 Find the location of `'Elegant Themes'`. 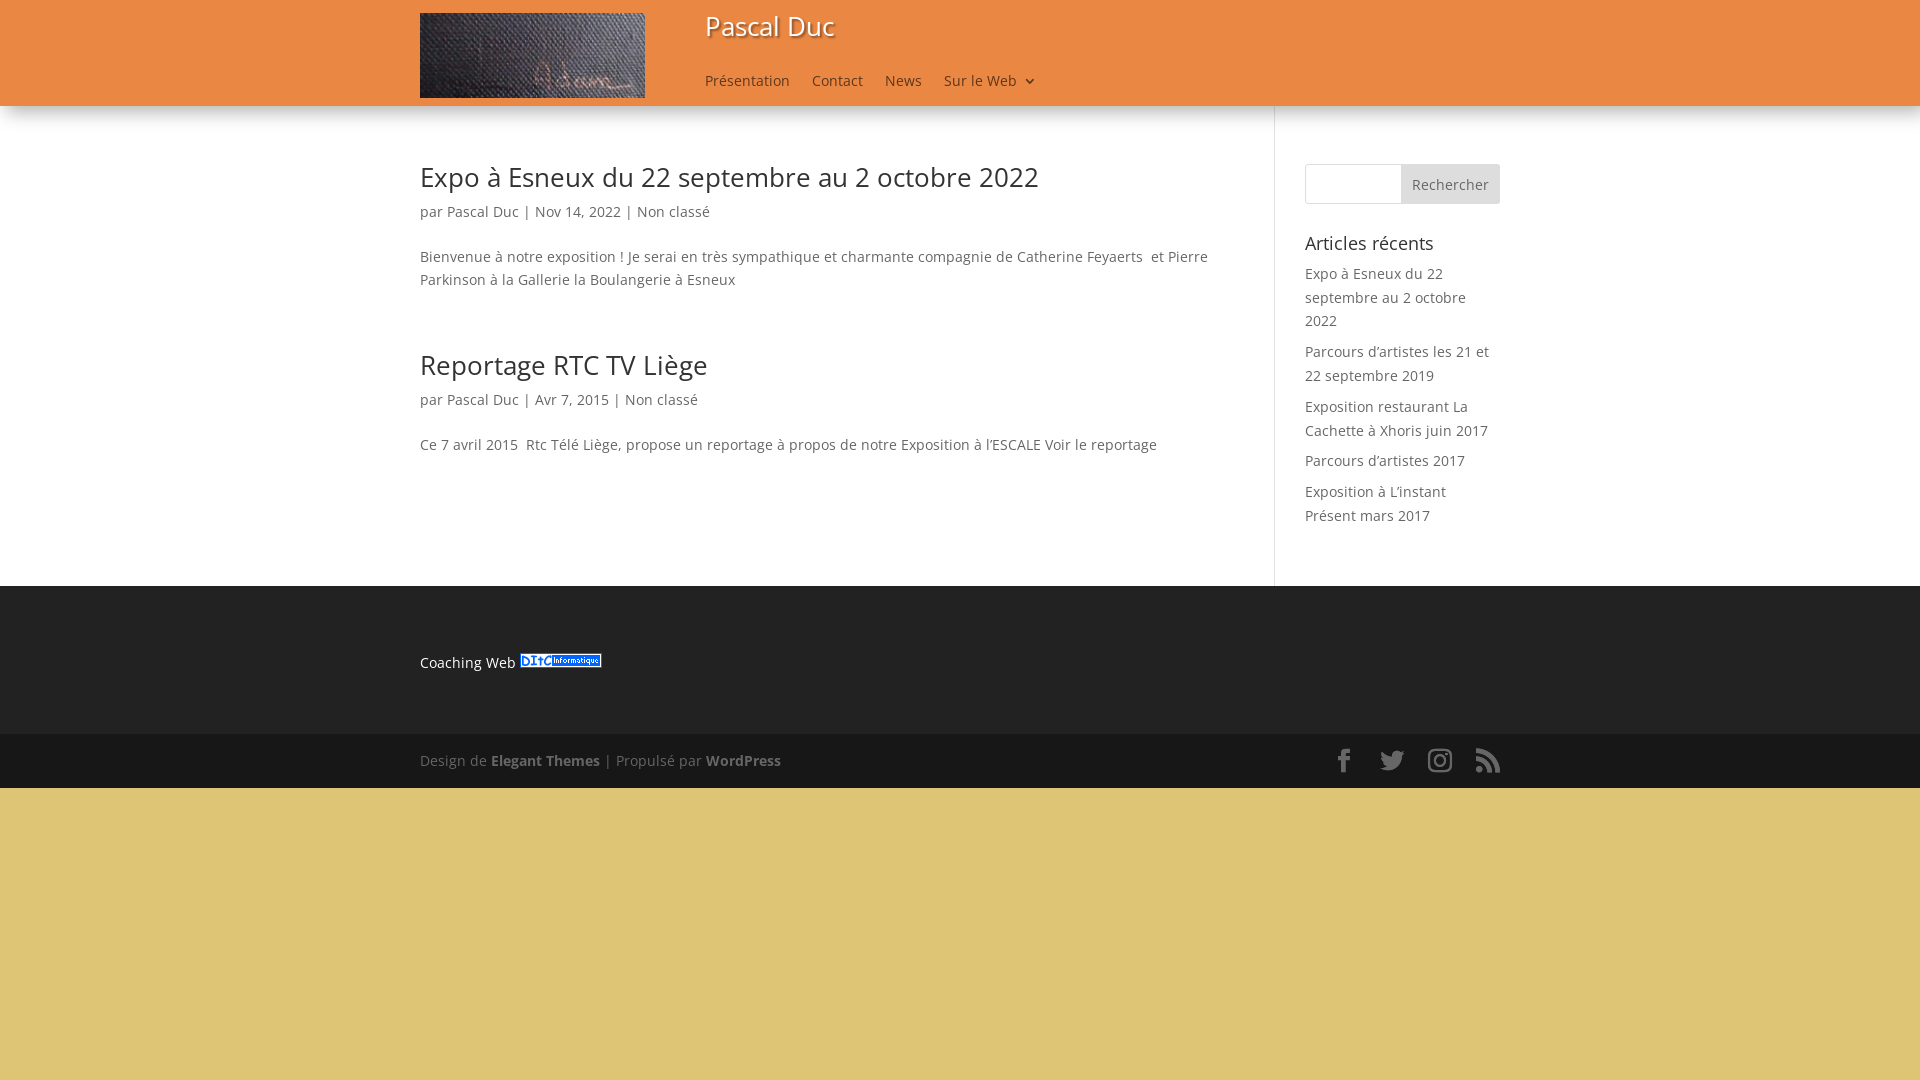

'Elegant Themes' is located at coordinates (545, 760).